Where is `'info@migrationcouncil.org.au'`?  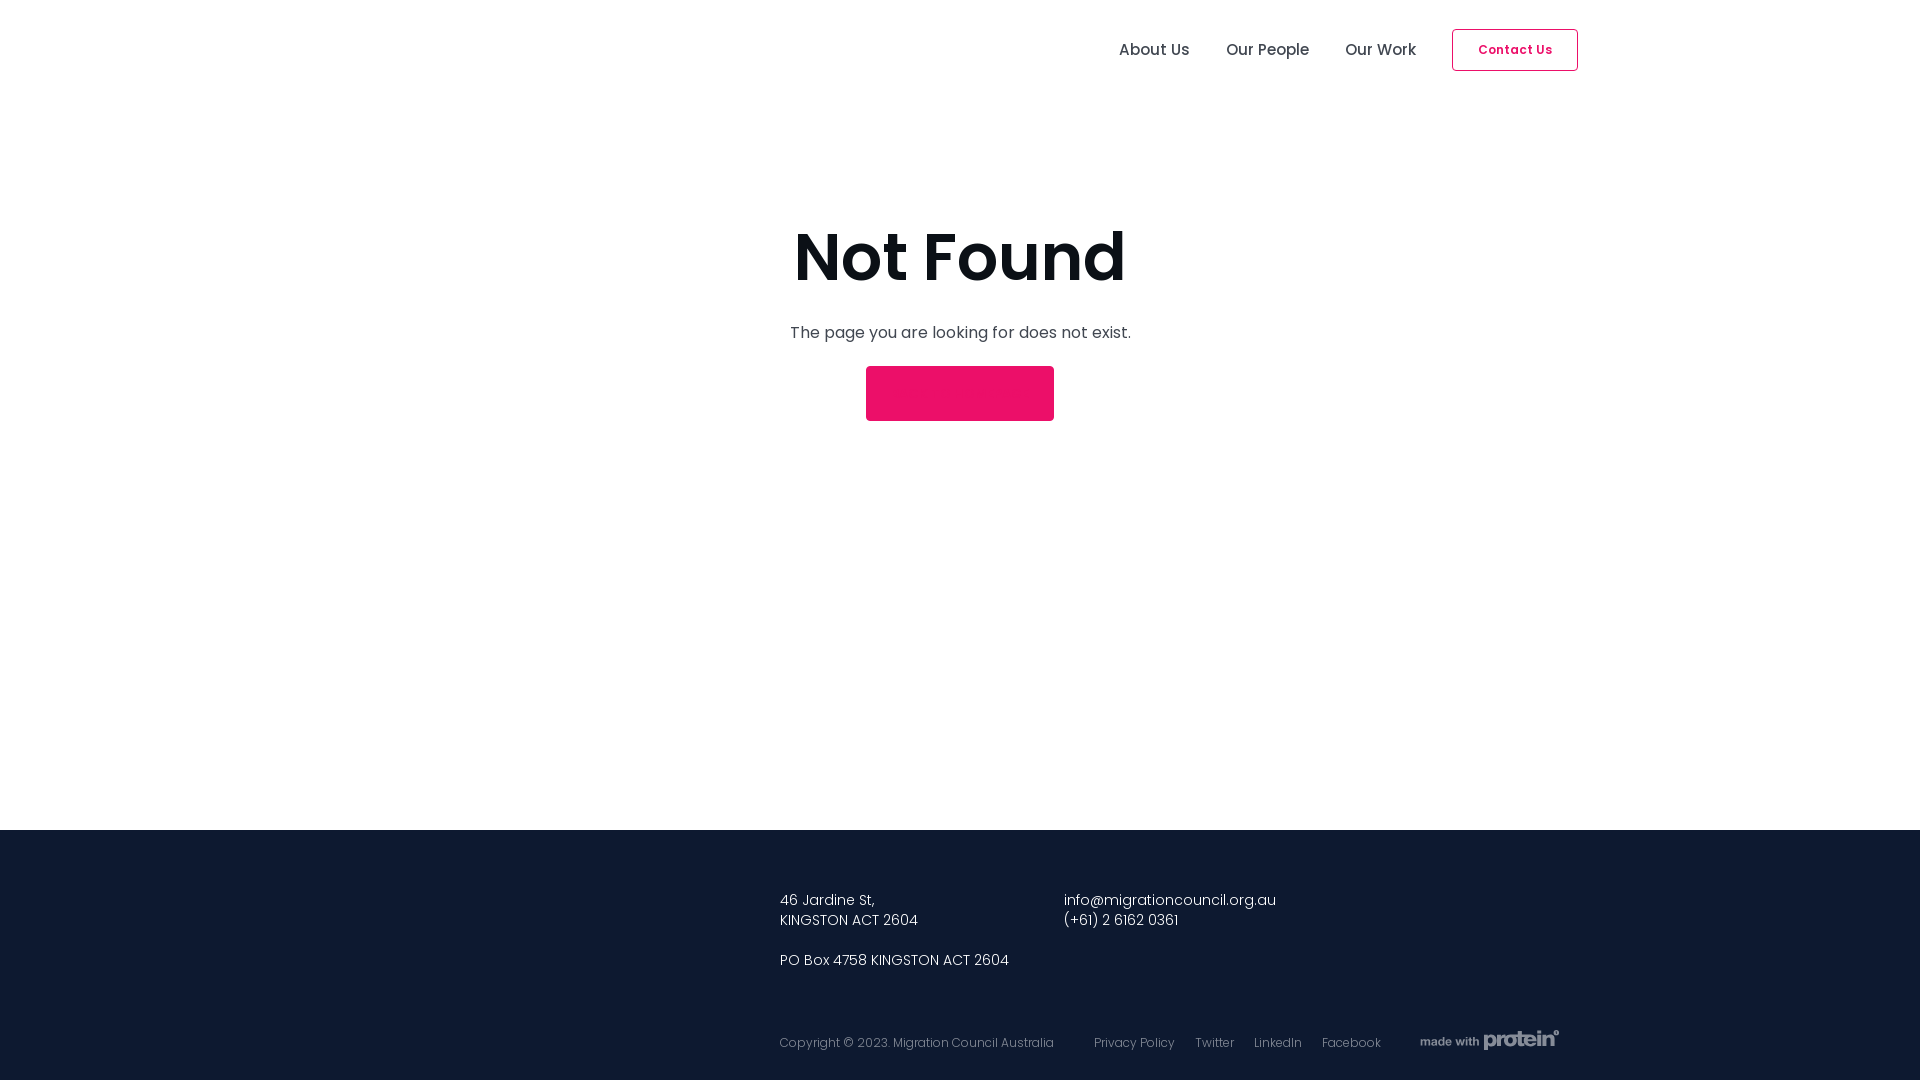 'info@migrationcouncil.org.au' is located at coordinates (1170, 898).